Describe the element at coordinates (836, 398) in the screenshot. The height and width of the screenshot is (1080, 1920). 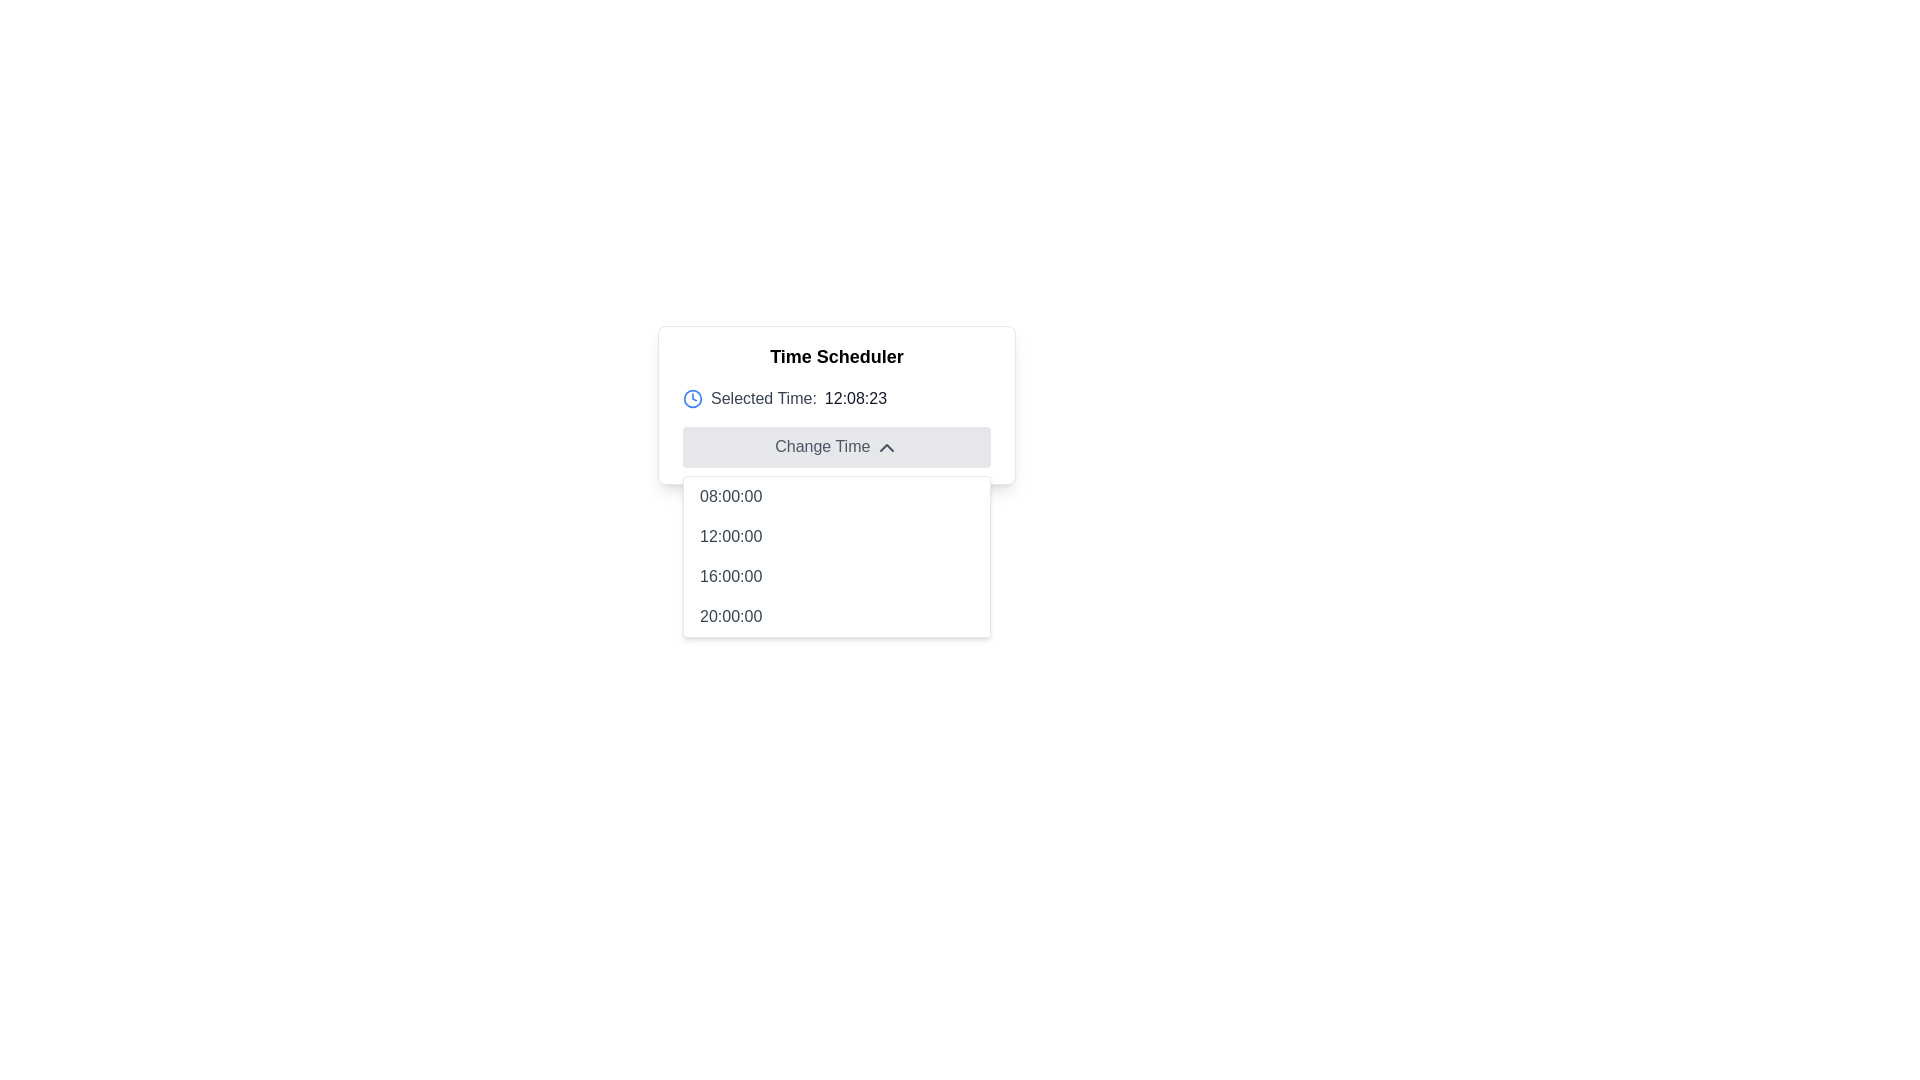
I see `the text display element that shows the currently selected time in the 'Time Scheduler' panel, located below the title 'Time Scheduler' and above the 'Change Time' button` at that location.